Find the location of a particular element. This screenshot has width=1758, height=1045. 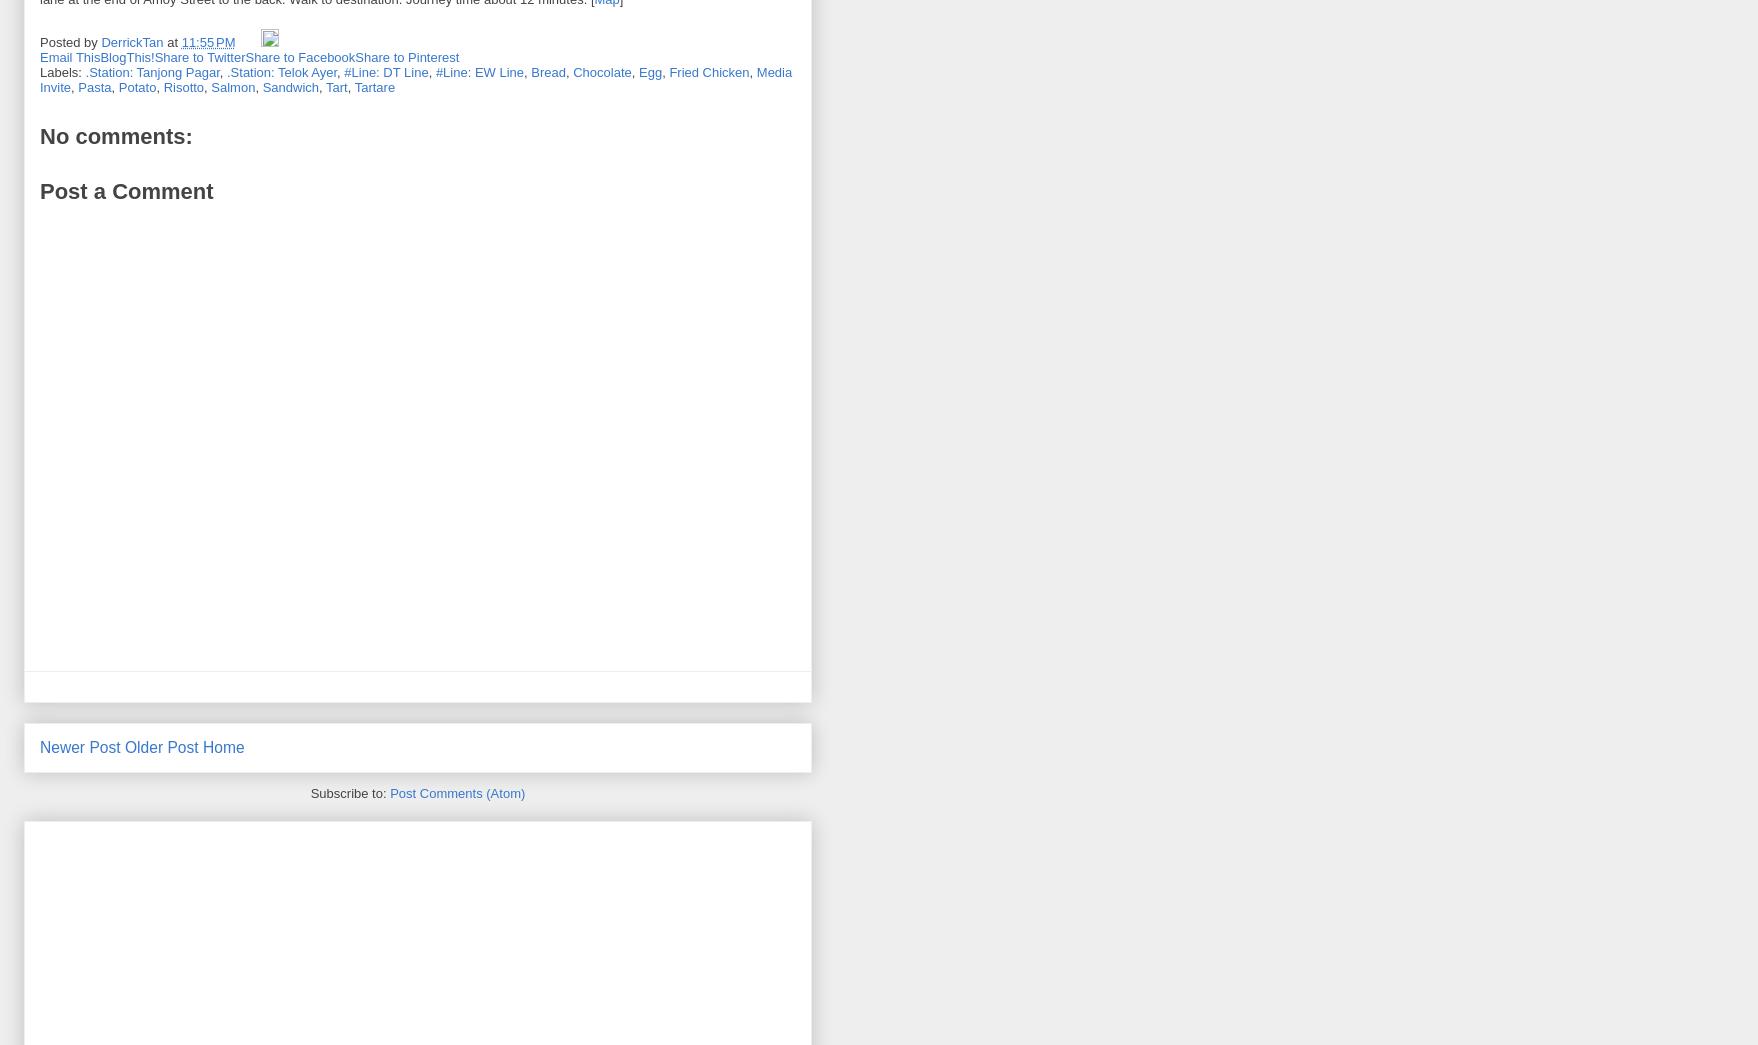

'Bread' is located at coordinates (546, 71).